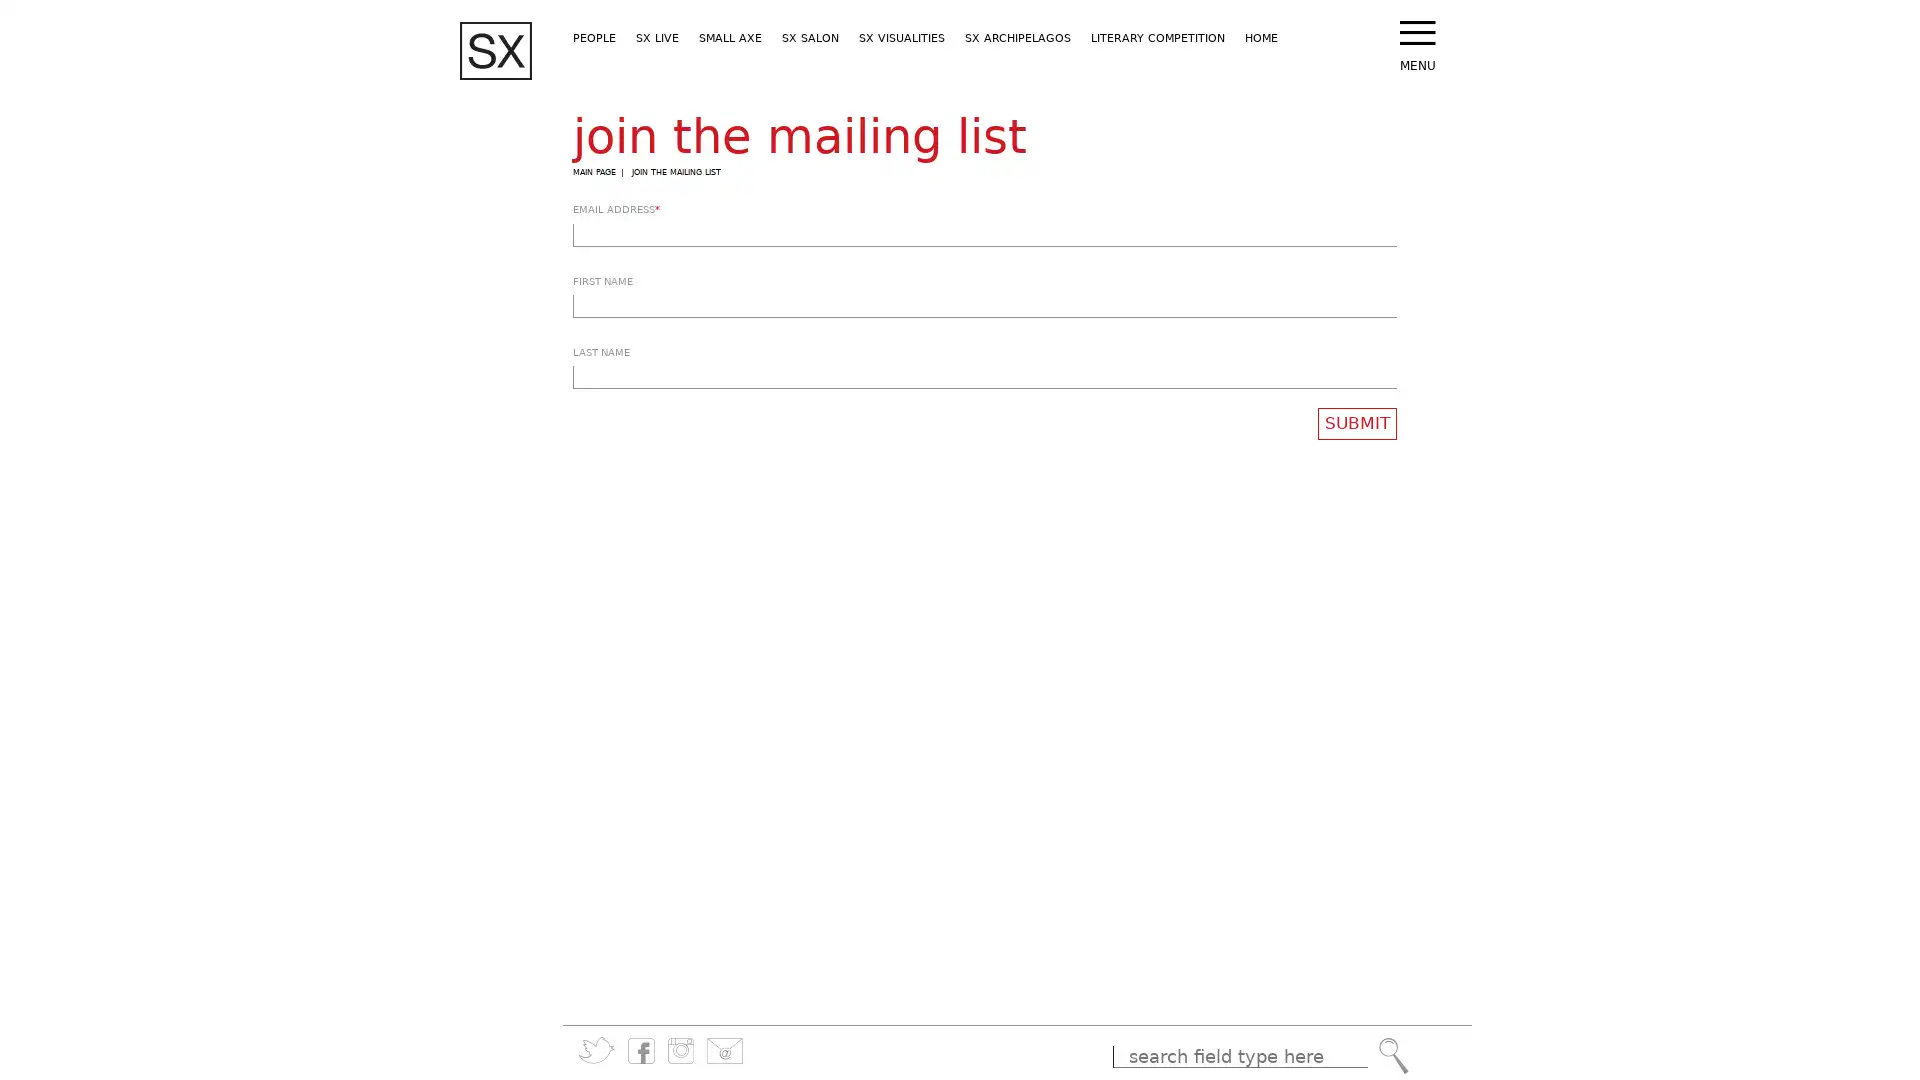 The width and height of the screenshot is (1920, 1080). I want to click on SUBMIT, so click(1357, 422).